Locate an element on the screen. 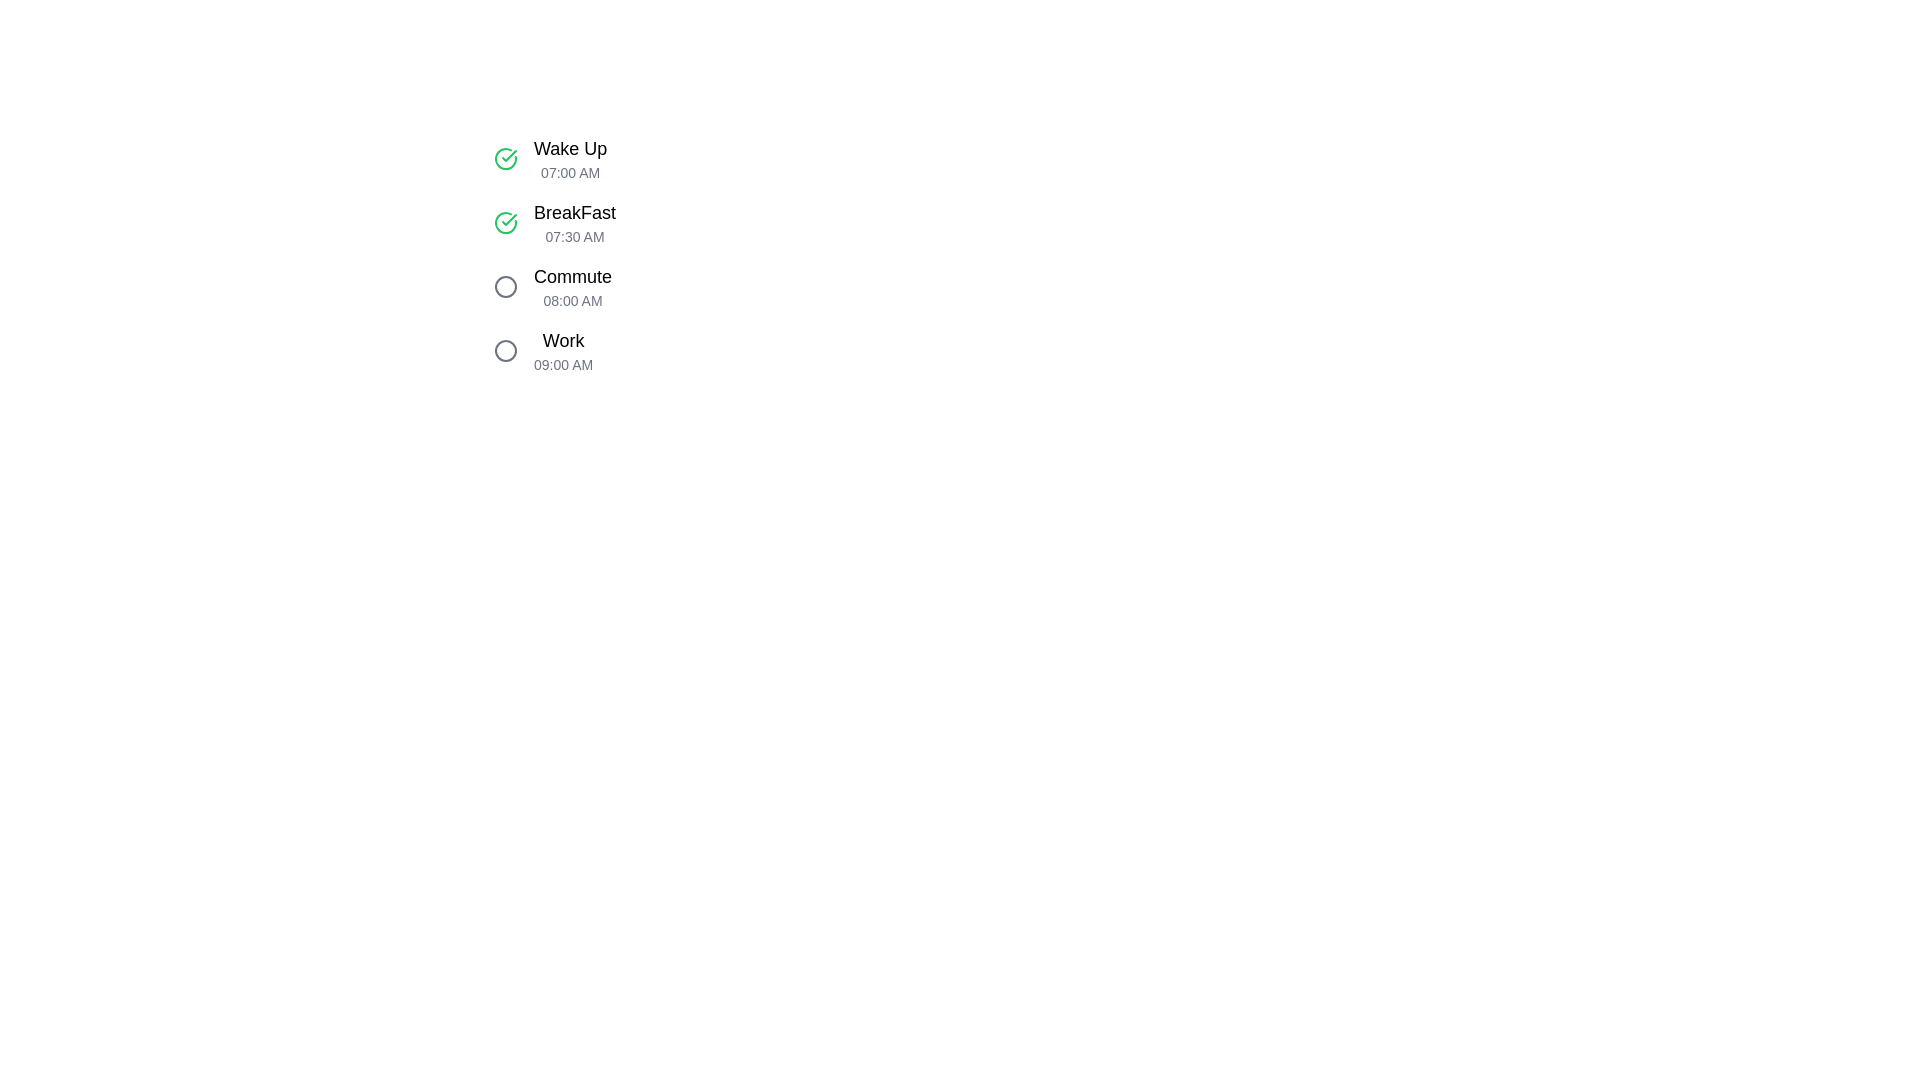 Image resolution: width=1920 pixels, height=1080 pixels. the timestamp text label that indicates the time associated with the 'BreakFast' entry, positioned below the 'BreakFast' label and aligned to its left is located at coordinates (574, 235).